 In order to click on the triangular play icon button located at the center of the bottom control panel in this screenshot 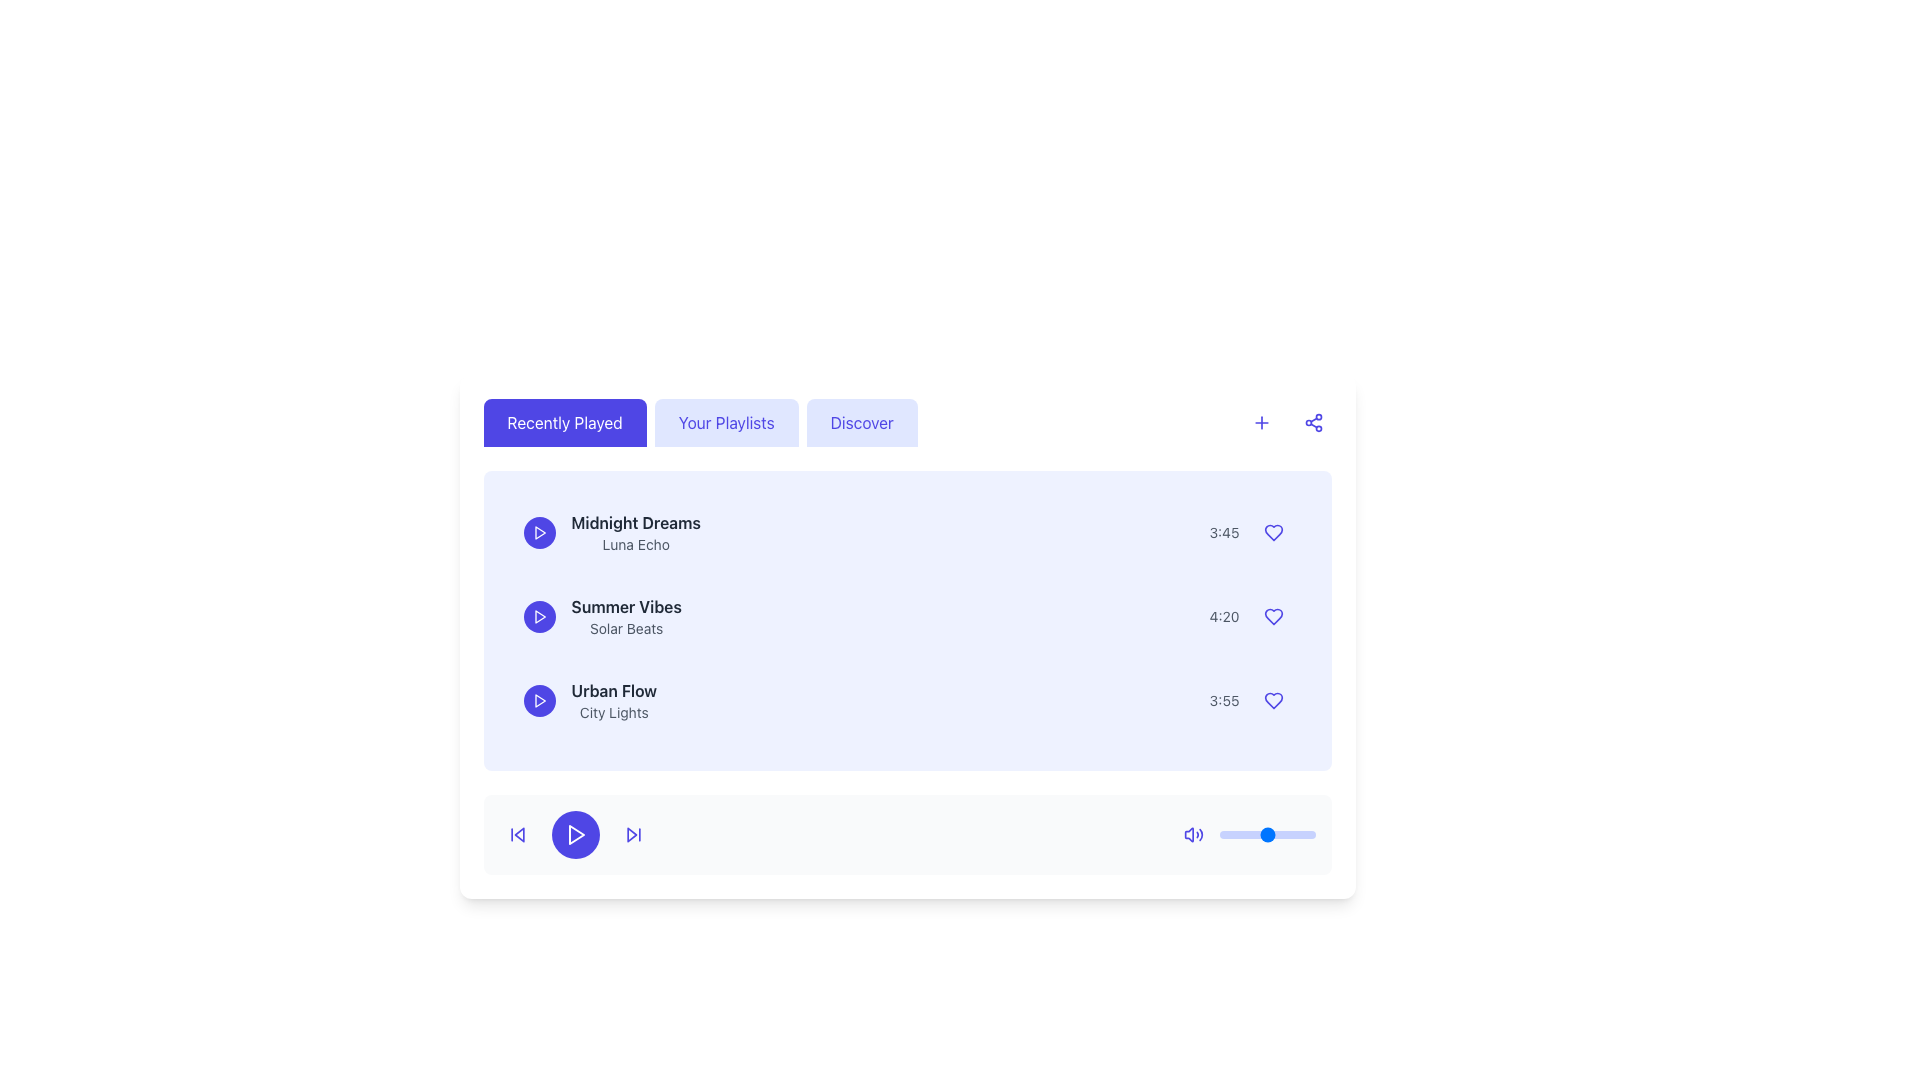, I will do `click(574, 834)`.